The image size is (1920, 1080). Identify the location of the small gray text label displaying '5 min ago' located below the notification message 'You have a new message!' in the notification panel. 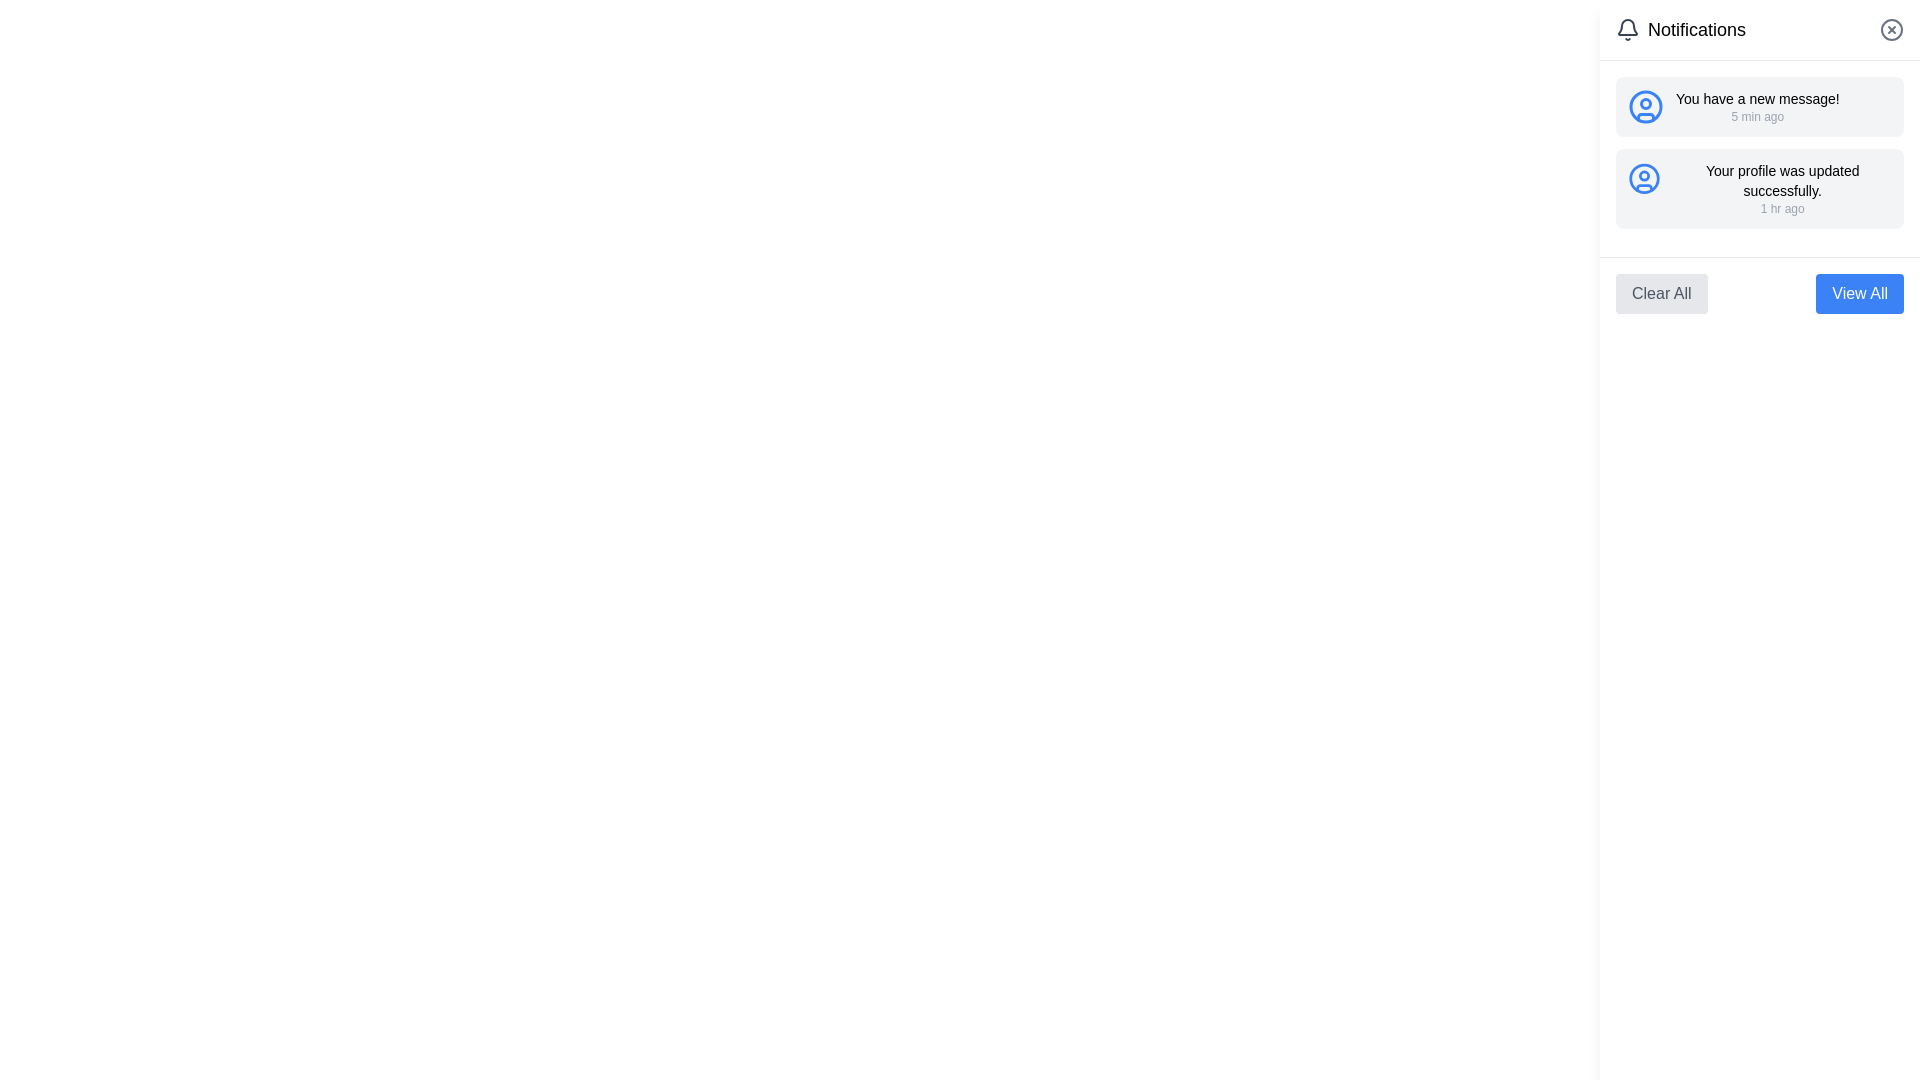
(1756, 116).